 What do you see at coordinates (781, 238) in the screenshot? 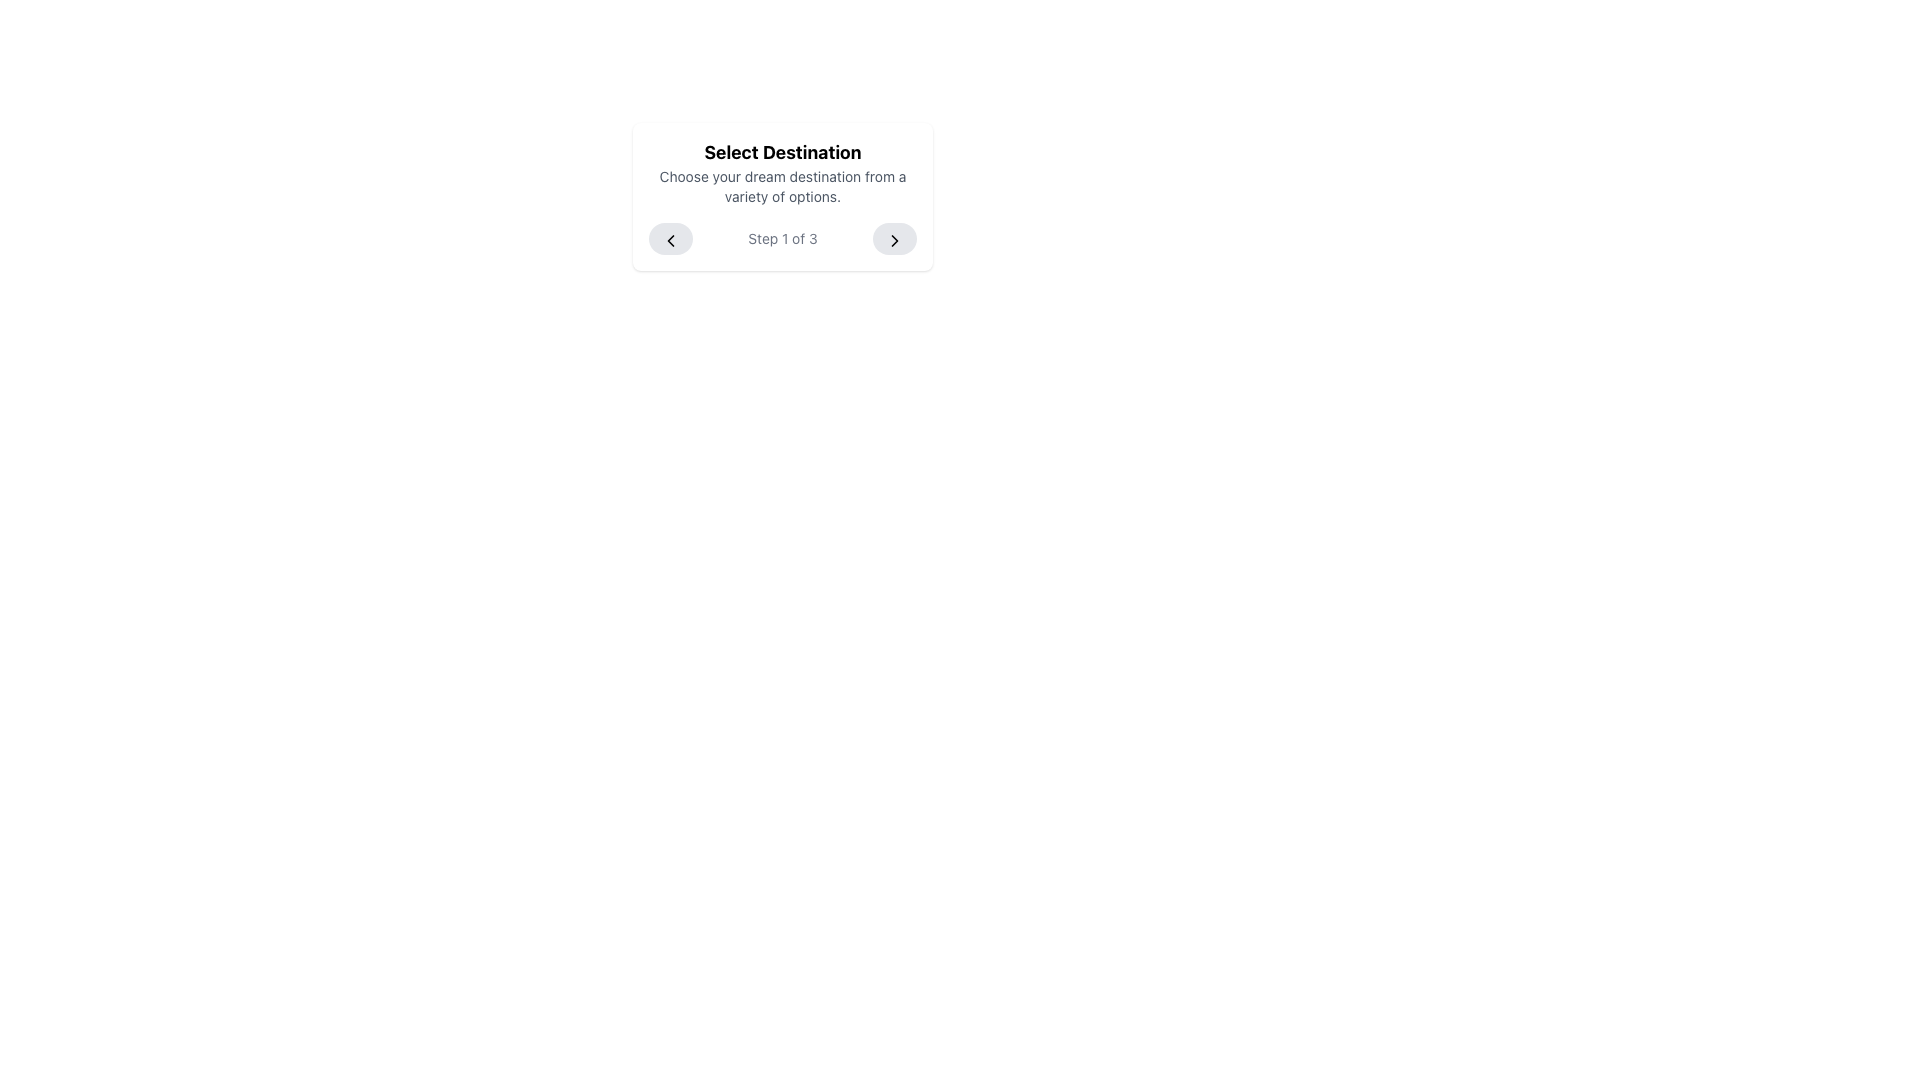
I see `the Text label that indicates the current step in the multi-step process, located in the center of the navigation bar between the left and right arrow icons` at bounding box center [781, 238].